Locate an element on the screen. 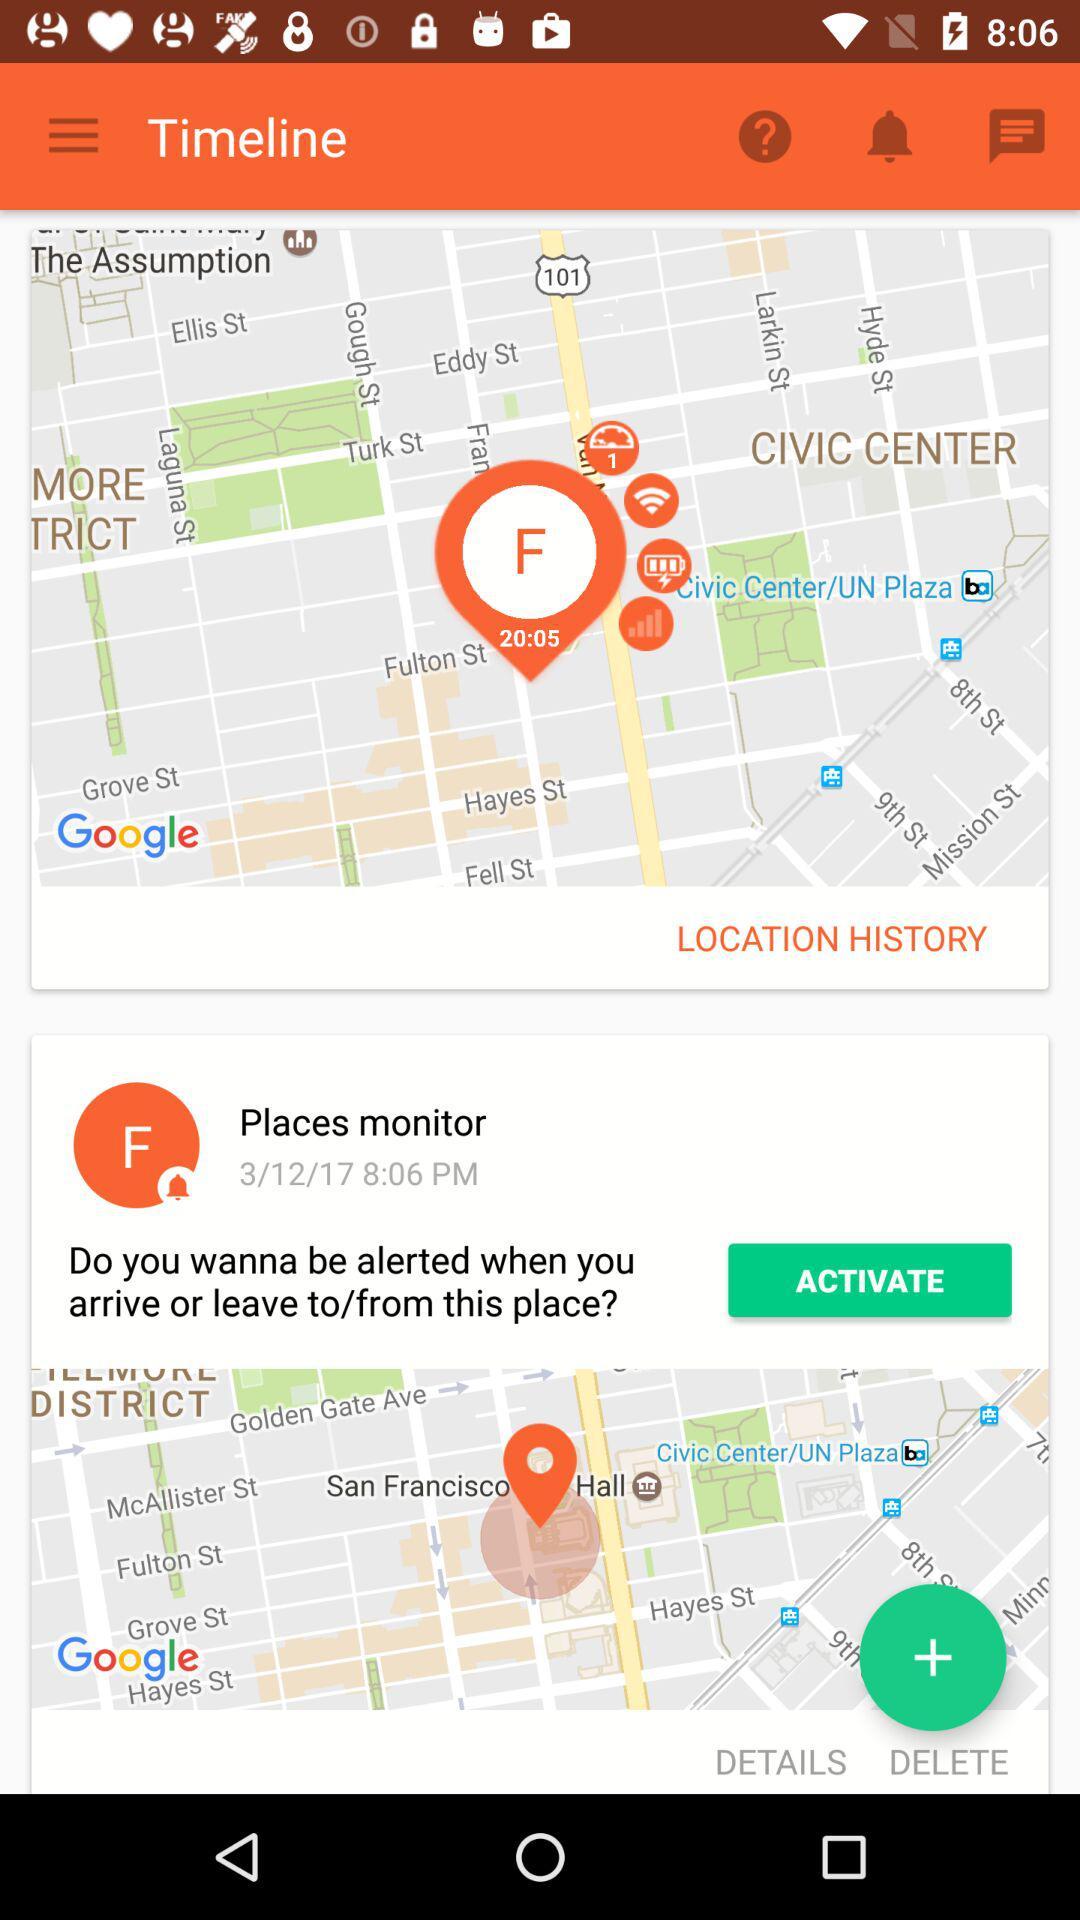 The width and height of the screenshot is (1080, 1920). the icon to the left of activate is located at coordinates (398, 1280).